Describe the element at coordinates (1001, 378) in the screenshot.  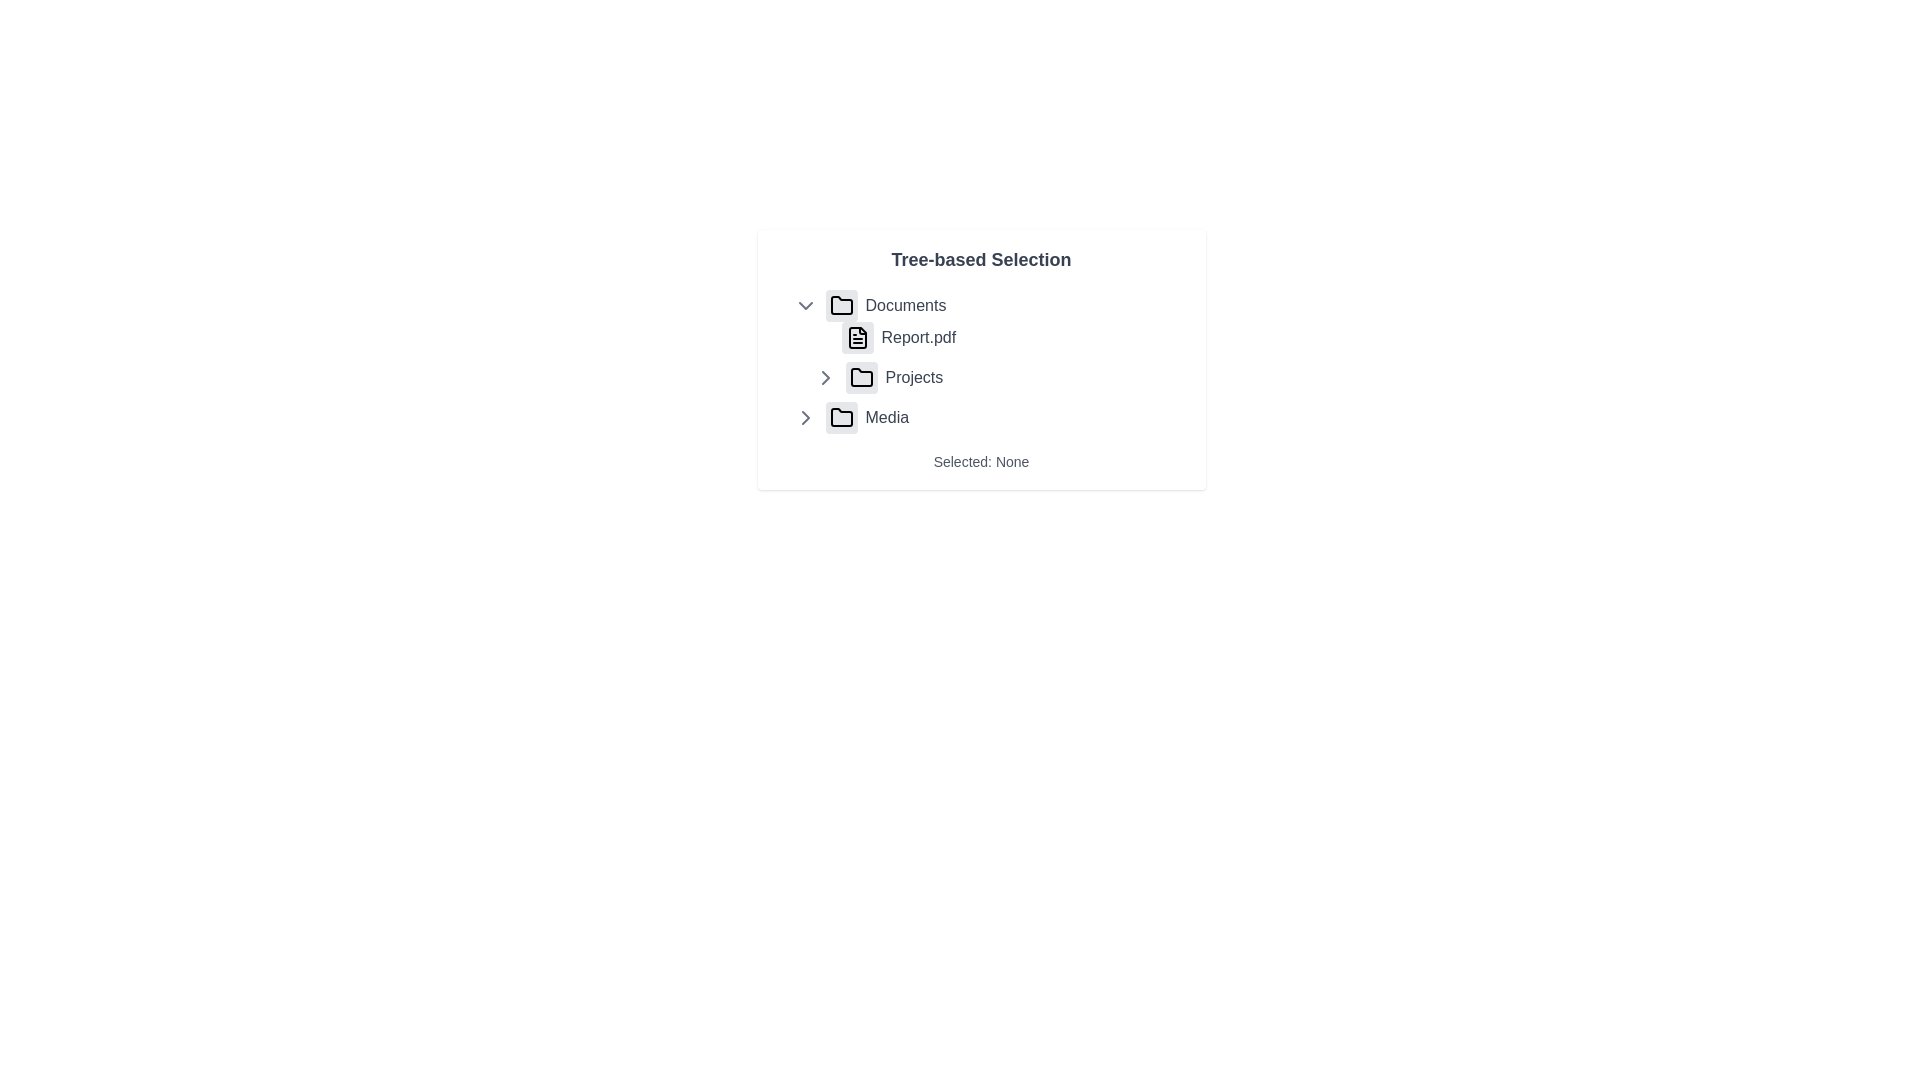
I see `the 'Projects' collapsible tree node` at that location.